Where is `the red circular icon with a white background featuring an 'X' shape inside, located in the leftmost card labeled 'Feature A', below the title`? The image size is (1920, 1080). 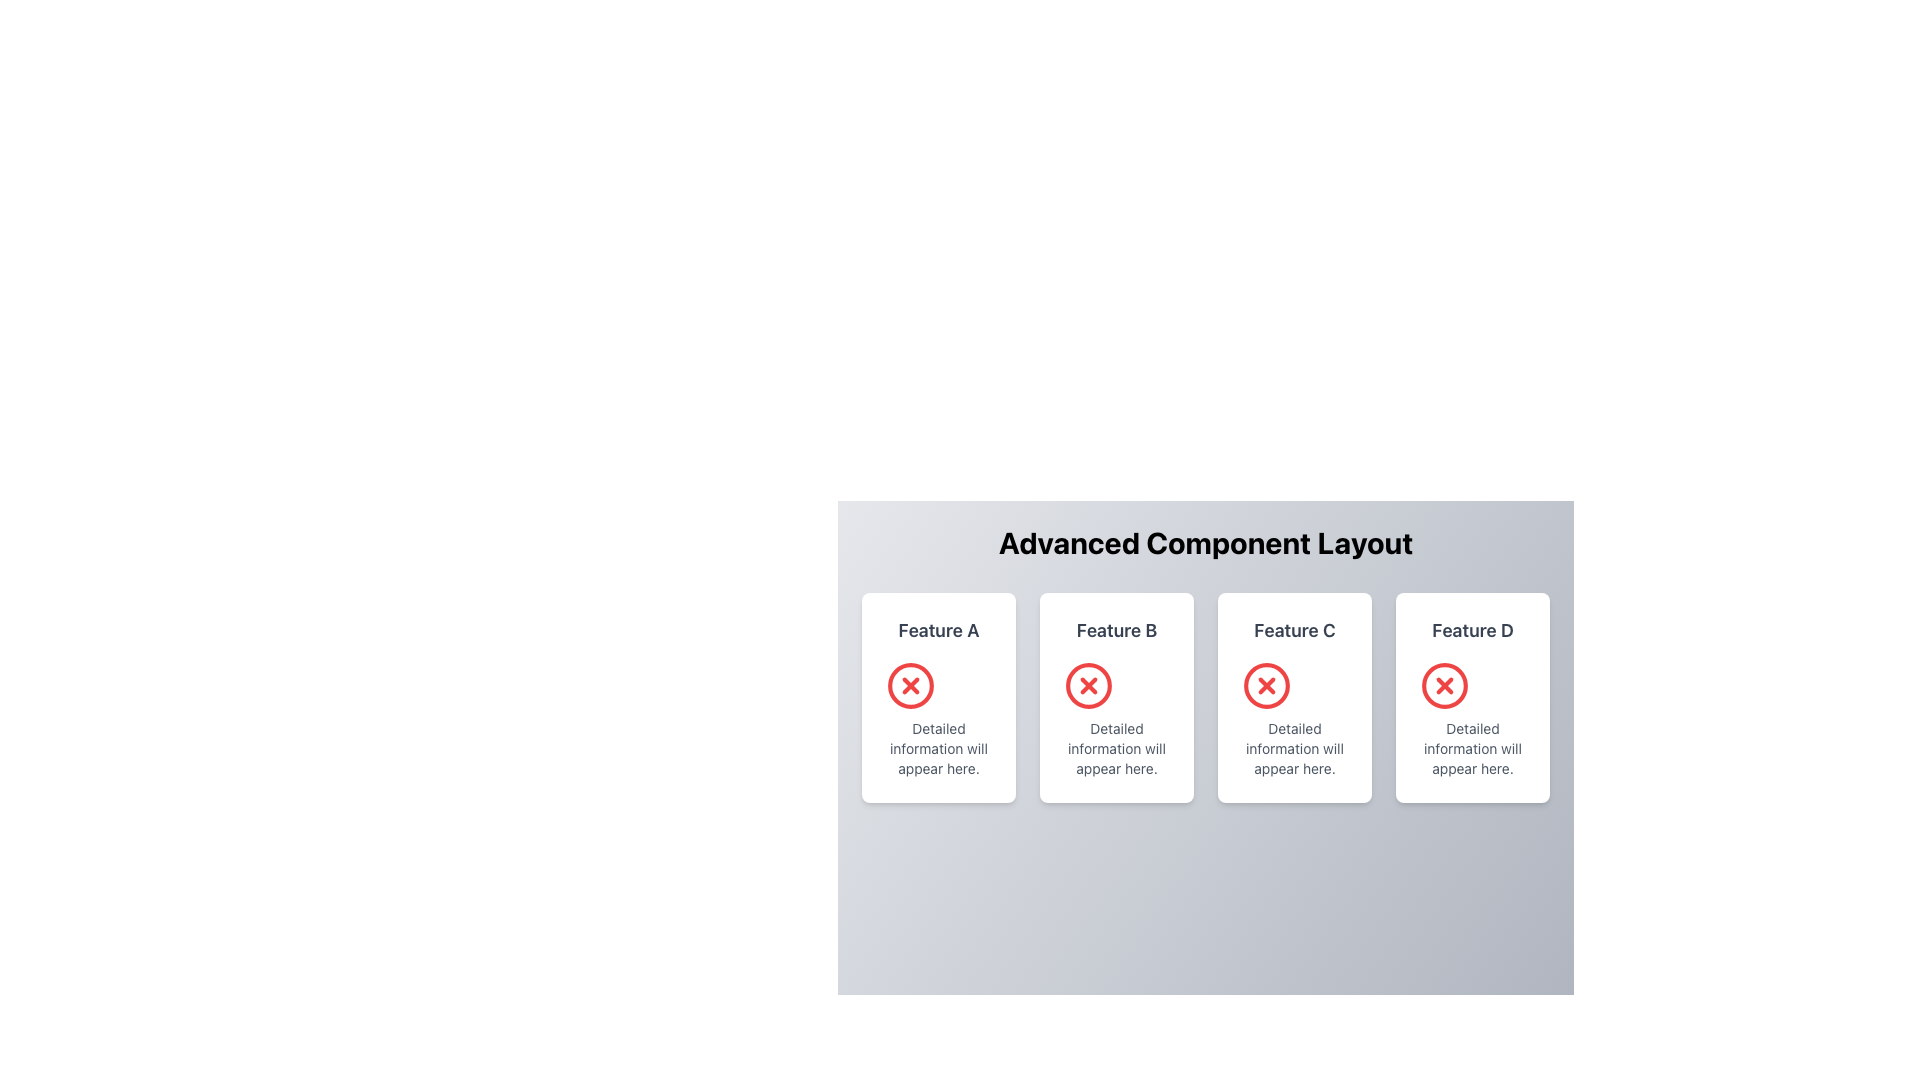 the red circular icon with a white background featuring an 'X' shape inside, located in the leftmost card labeled 'Feature A', below the title is located at coordinates (910, 685).